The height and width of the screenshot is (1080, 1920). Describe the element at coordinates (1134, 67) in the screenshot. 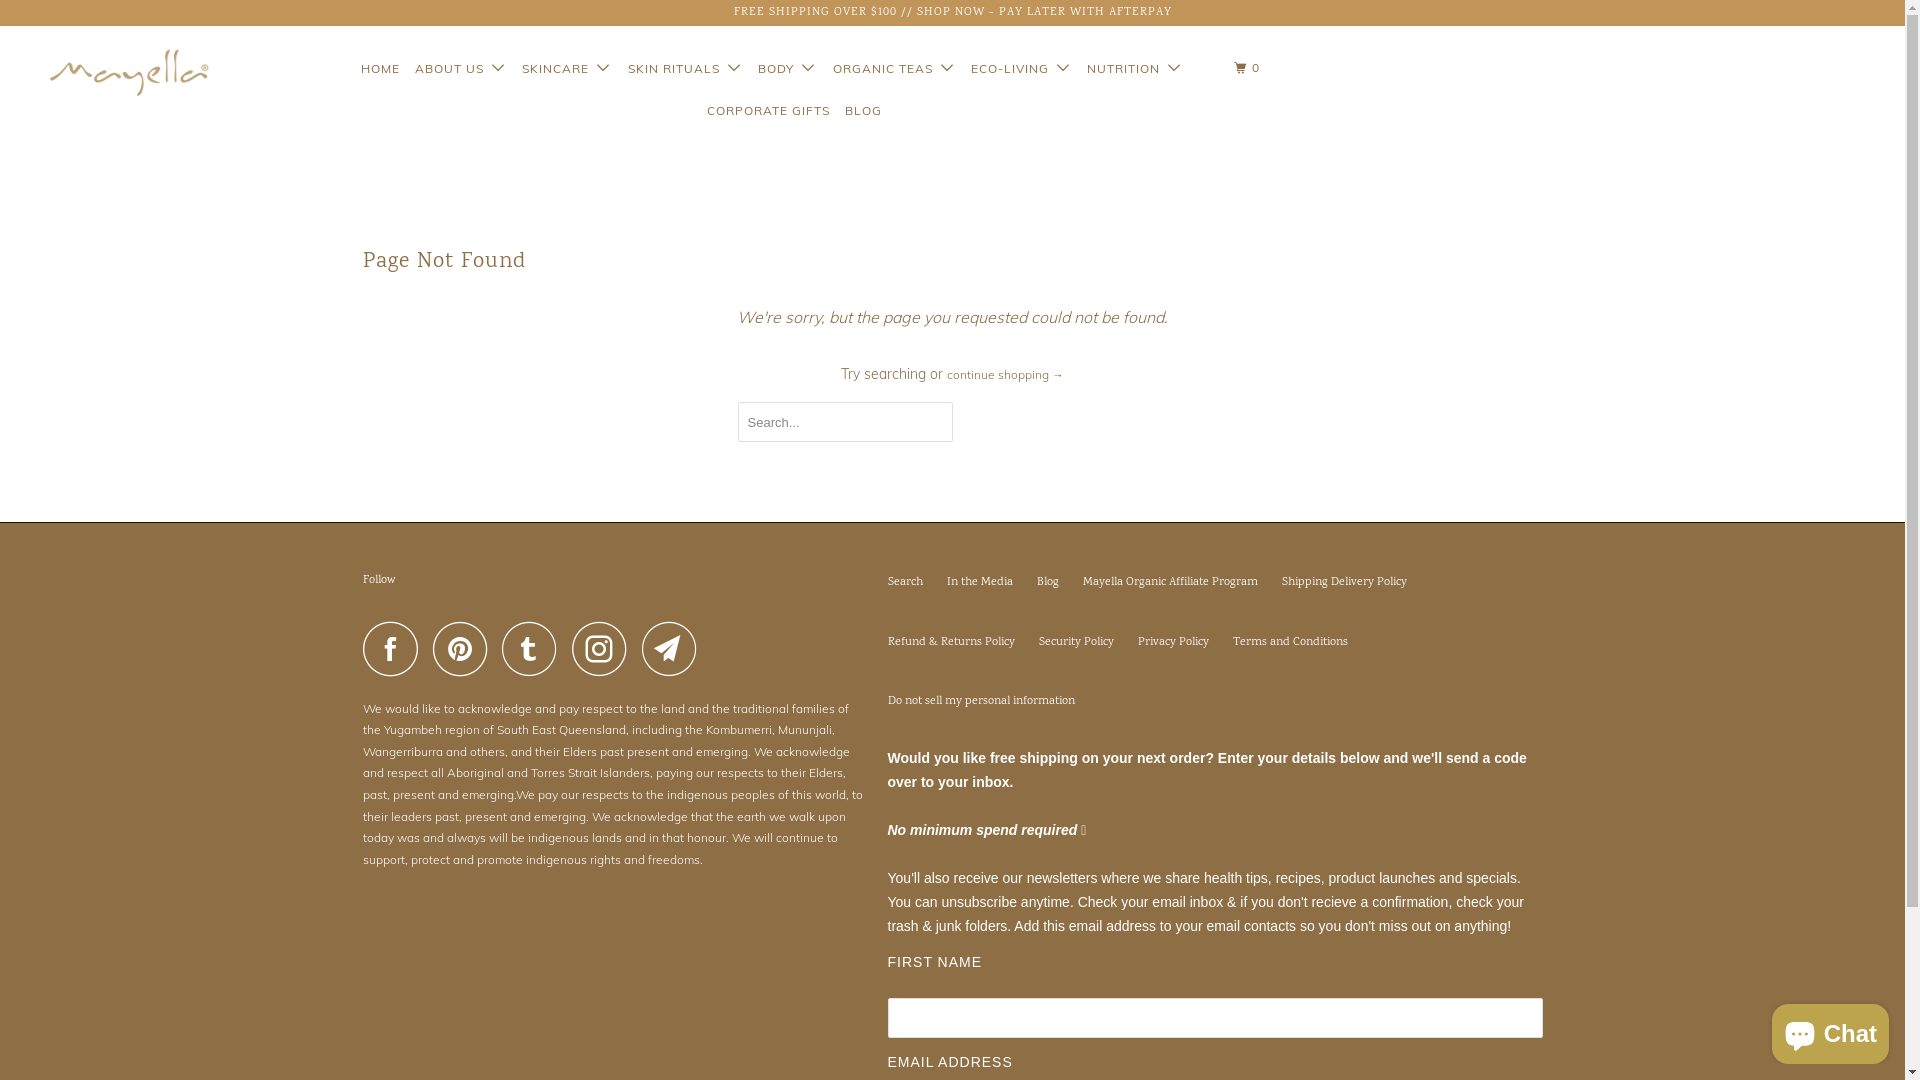

I see `'NUTRITION  '` at that location.